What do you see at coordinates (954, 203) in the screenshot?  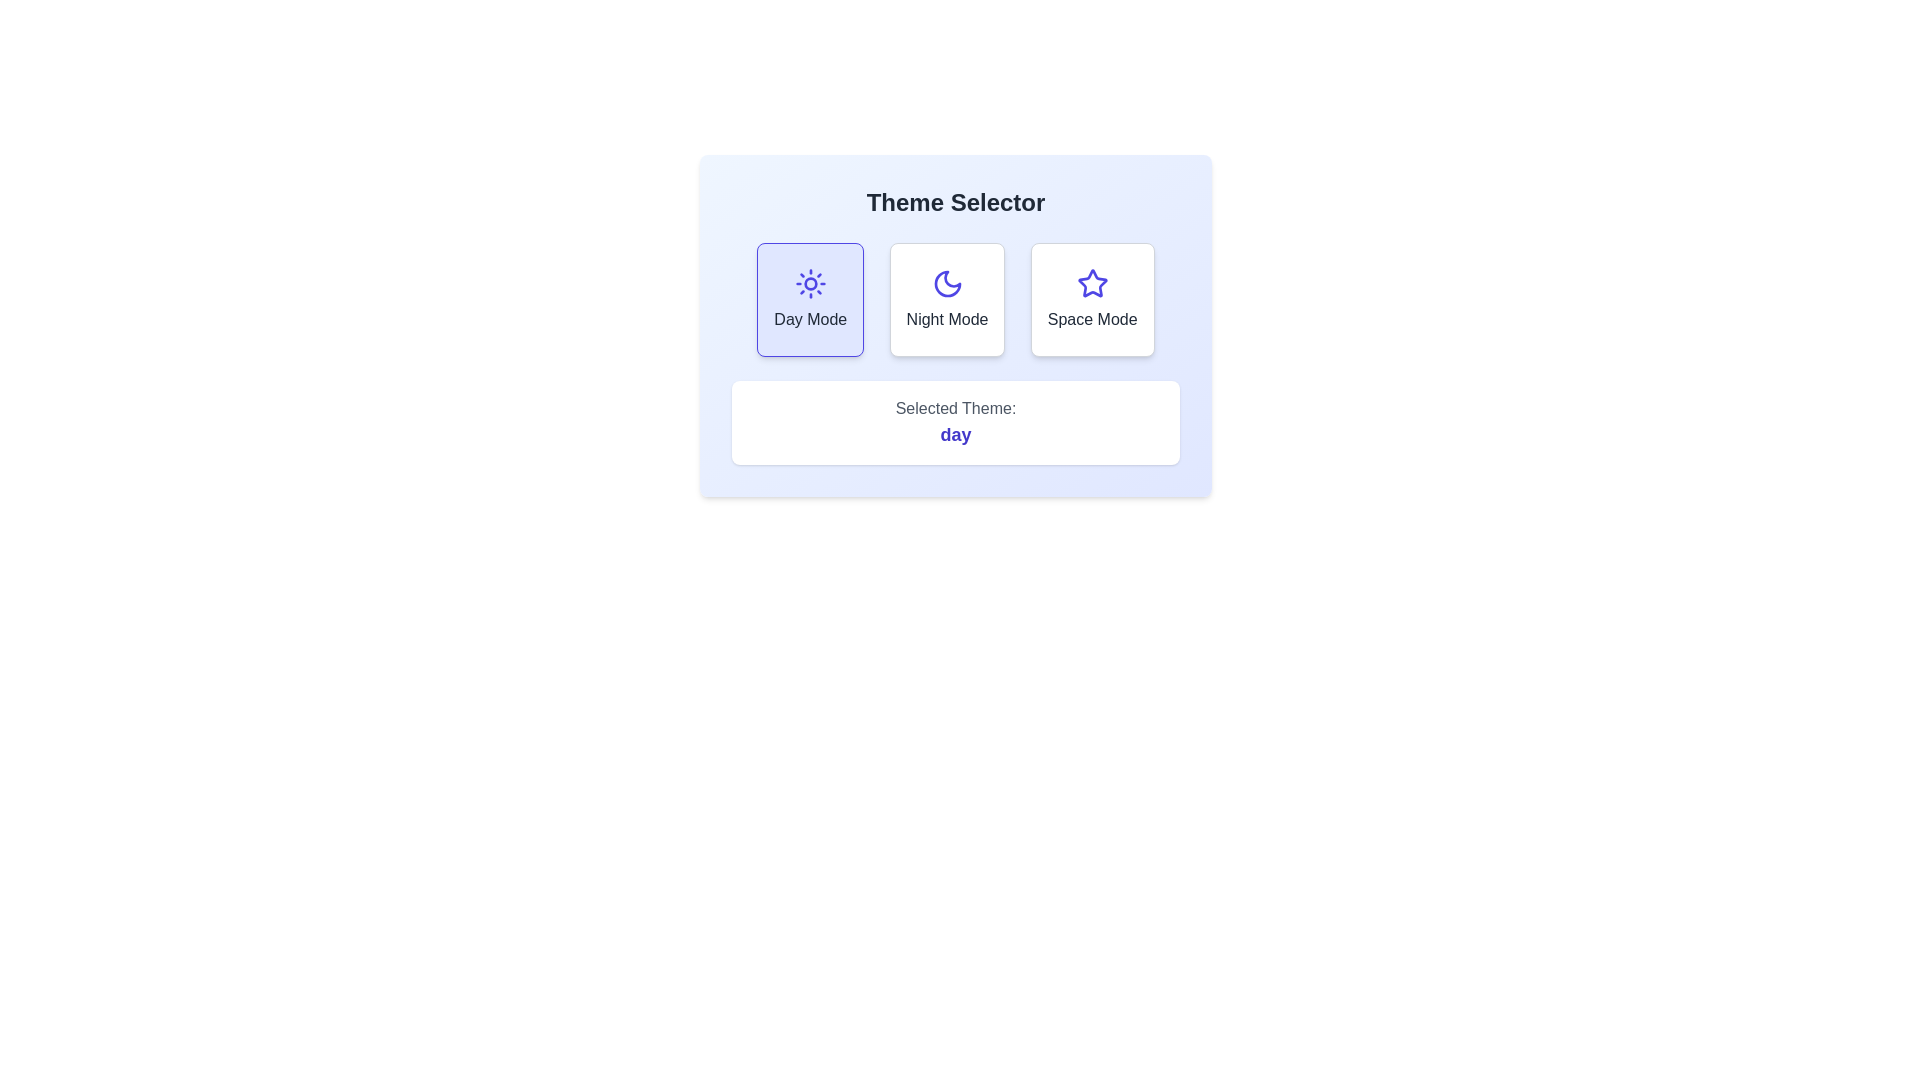 I see `the 'Theme Selector' text header, which is bold, centered, and located at the top of the panel above the mode selection buttons` at bounding box center [954, 203].